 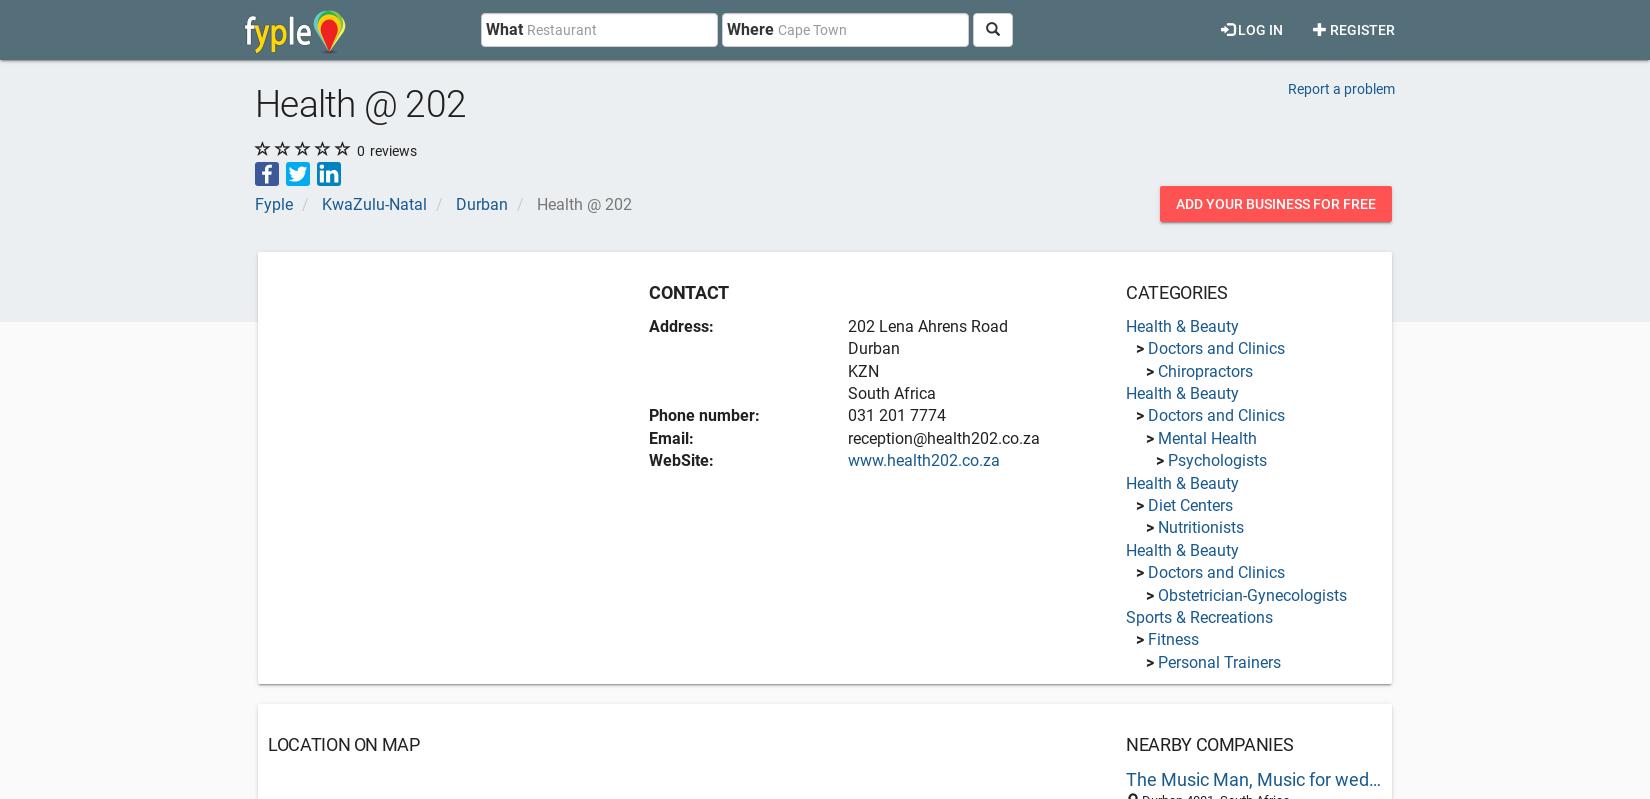 I want to click on 'Log in', so click(x=1235, y=29).